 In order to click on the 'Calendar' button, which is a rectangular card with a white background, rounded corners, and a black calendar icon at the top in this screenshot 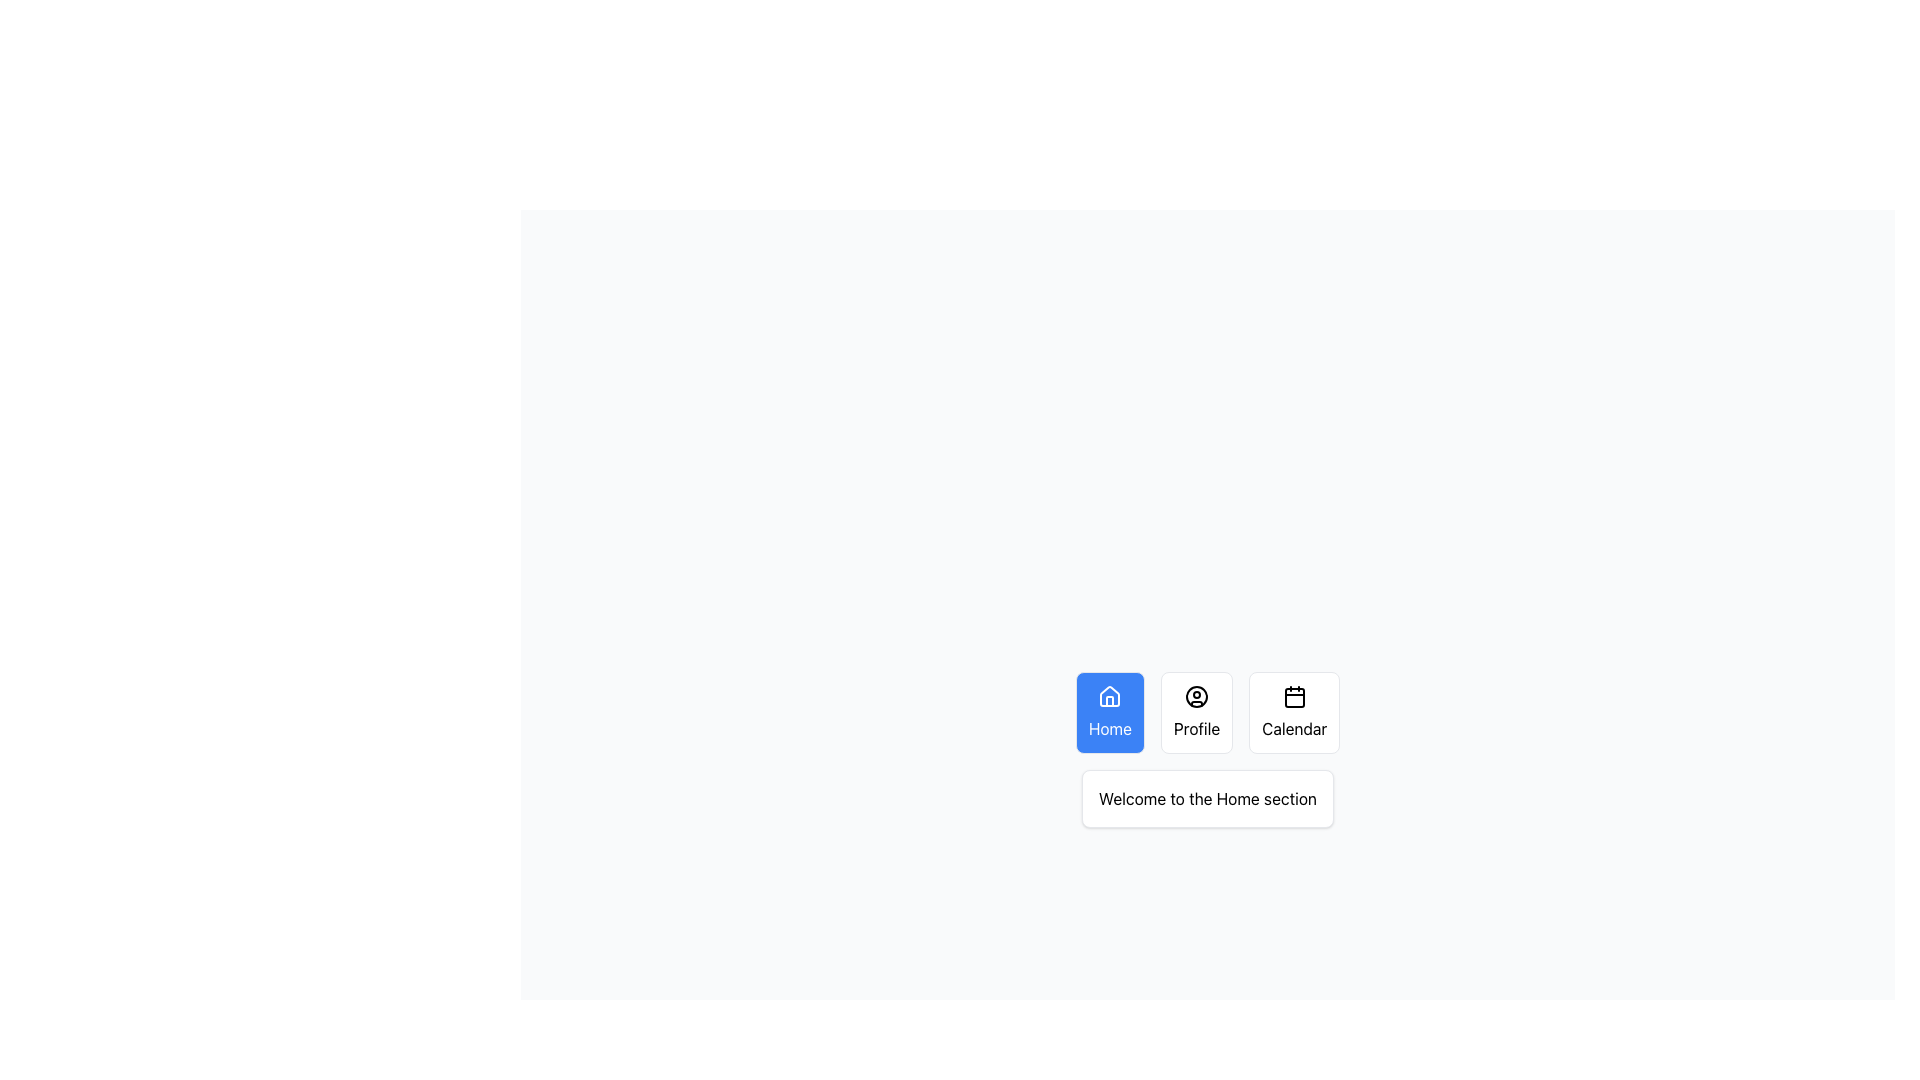, I will do `click(1294, 712)`.